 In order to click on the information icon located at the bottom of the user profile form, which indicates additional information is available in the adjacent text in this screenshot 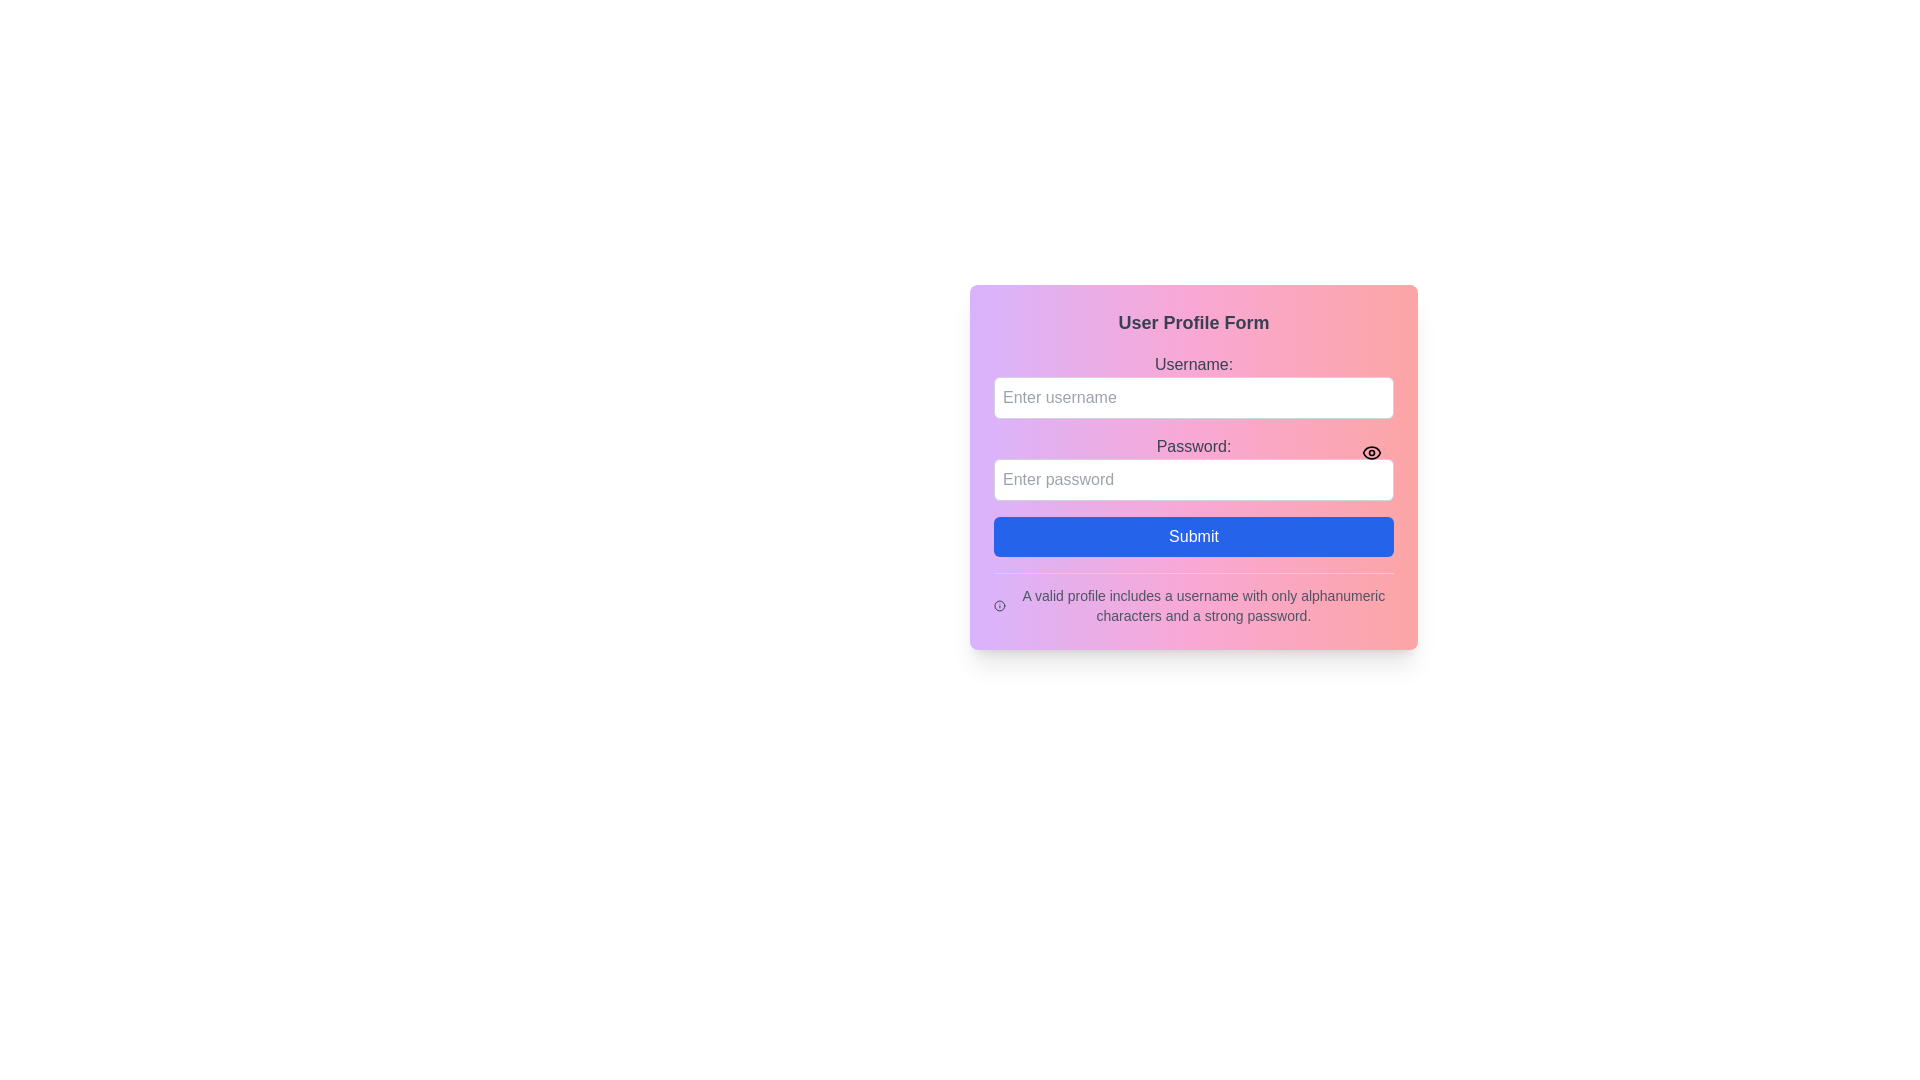, I will do `click(999, 604)`.